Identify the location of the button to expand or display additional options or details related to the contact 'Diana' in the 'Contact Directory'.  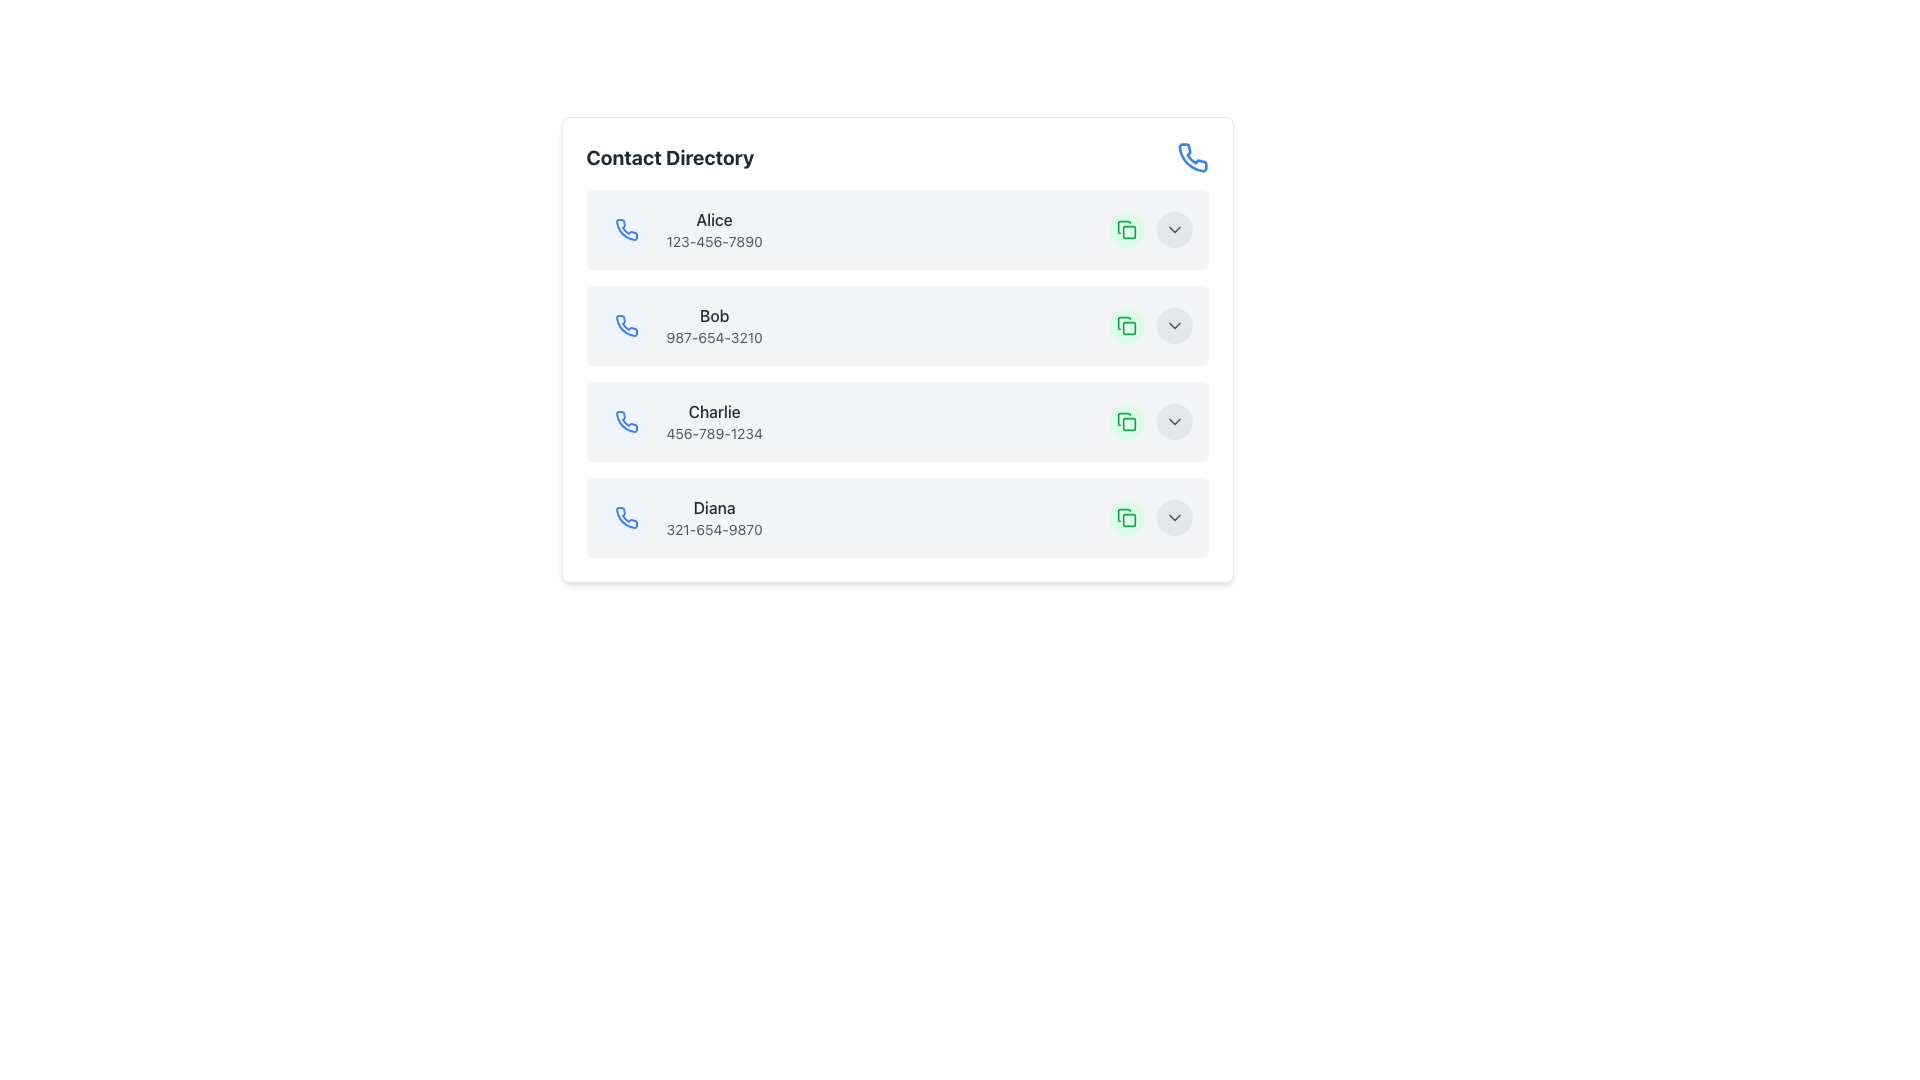
(1174, 516).